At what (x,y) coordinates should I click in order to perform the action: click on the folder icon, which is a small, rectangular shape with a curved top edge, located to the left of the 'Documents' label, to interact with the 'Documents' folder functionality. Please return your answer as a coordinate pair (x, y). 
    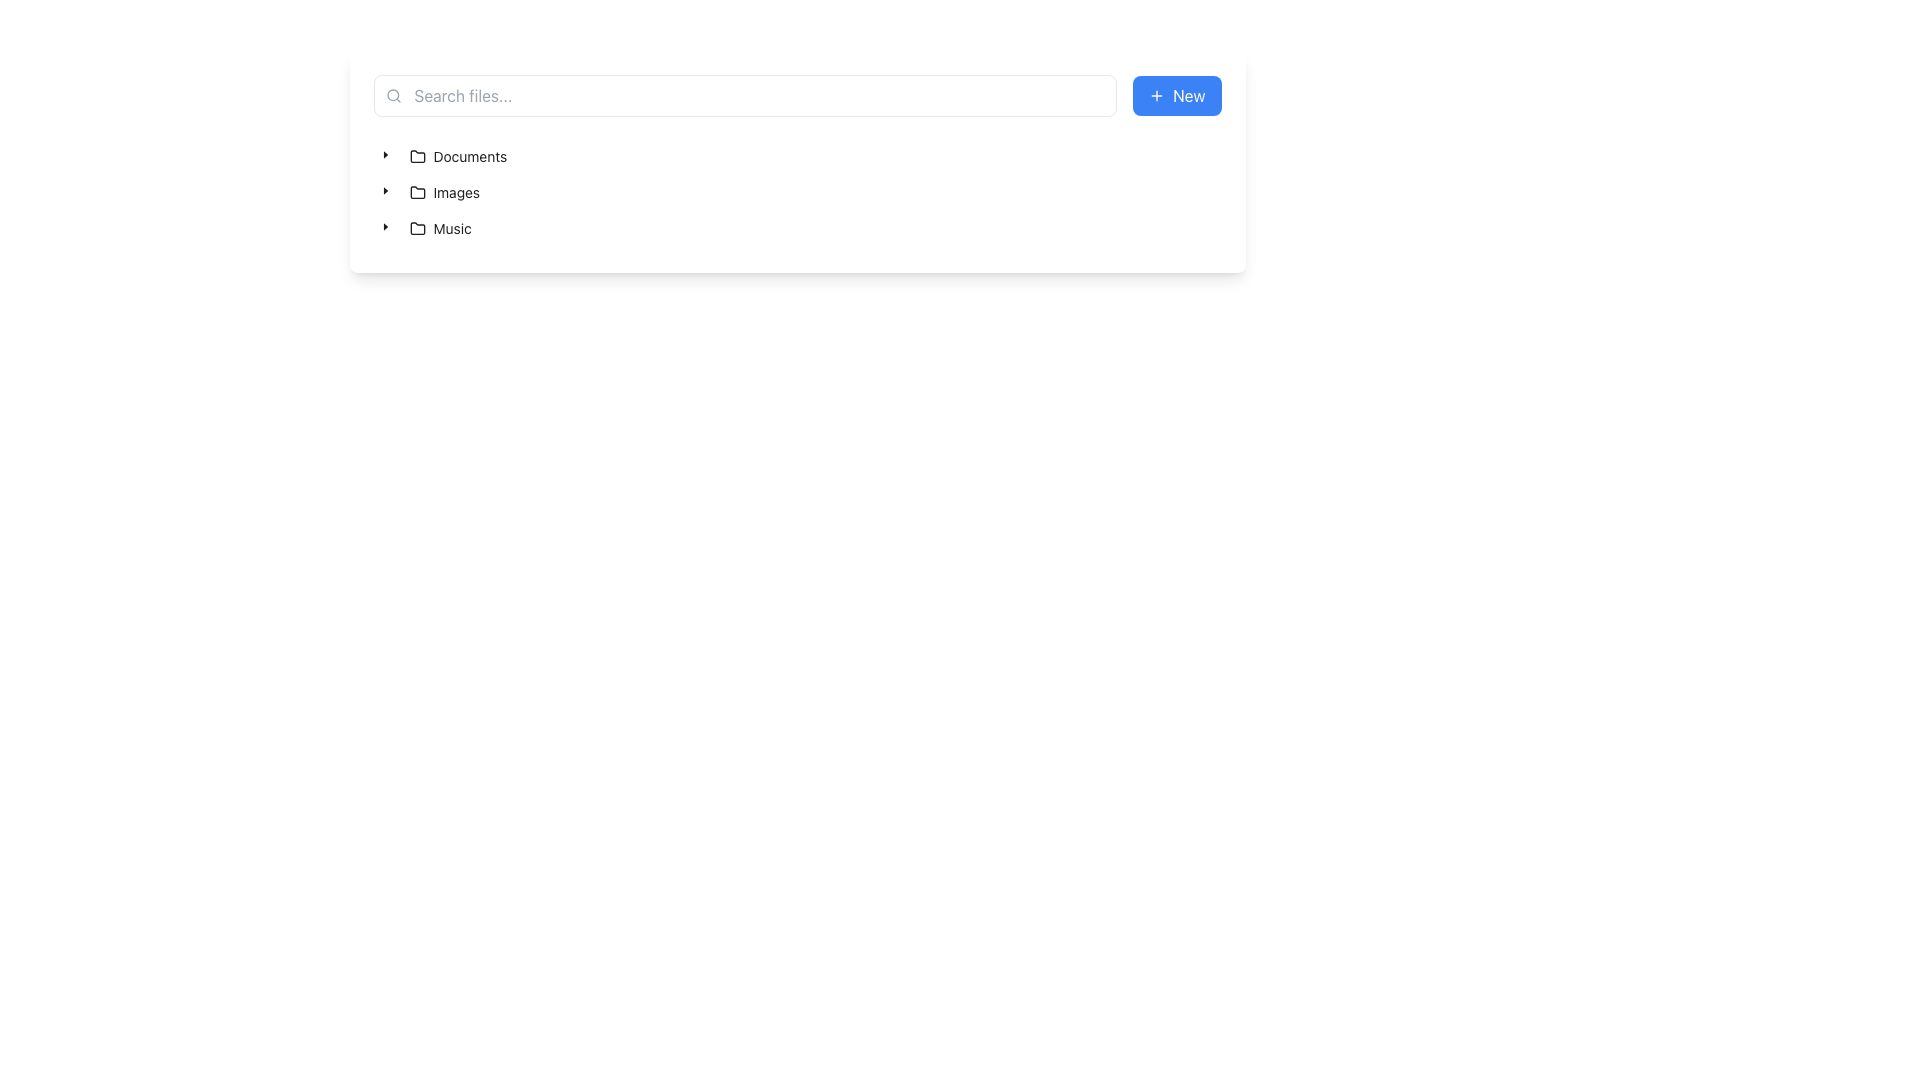
    Looking at the image, I should click on (416, 155).